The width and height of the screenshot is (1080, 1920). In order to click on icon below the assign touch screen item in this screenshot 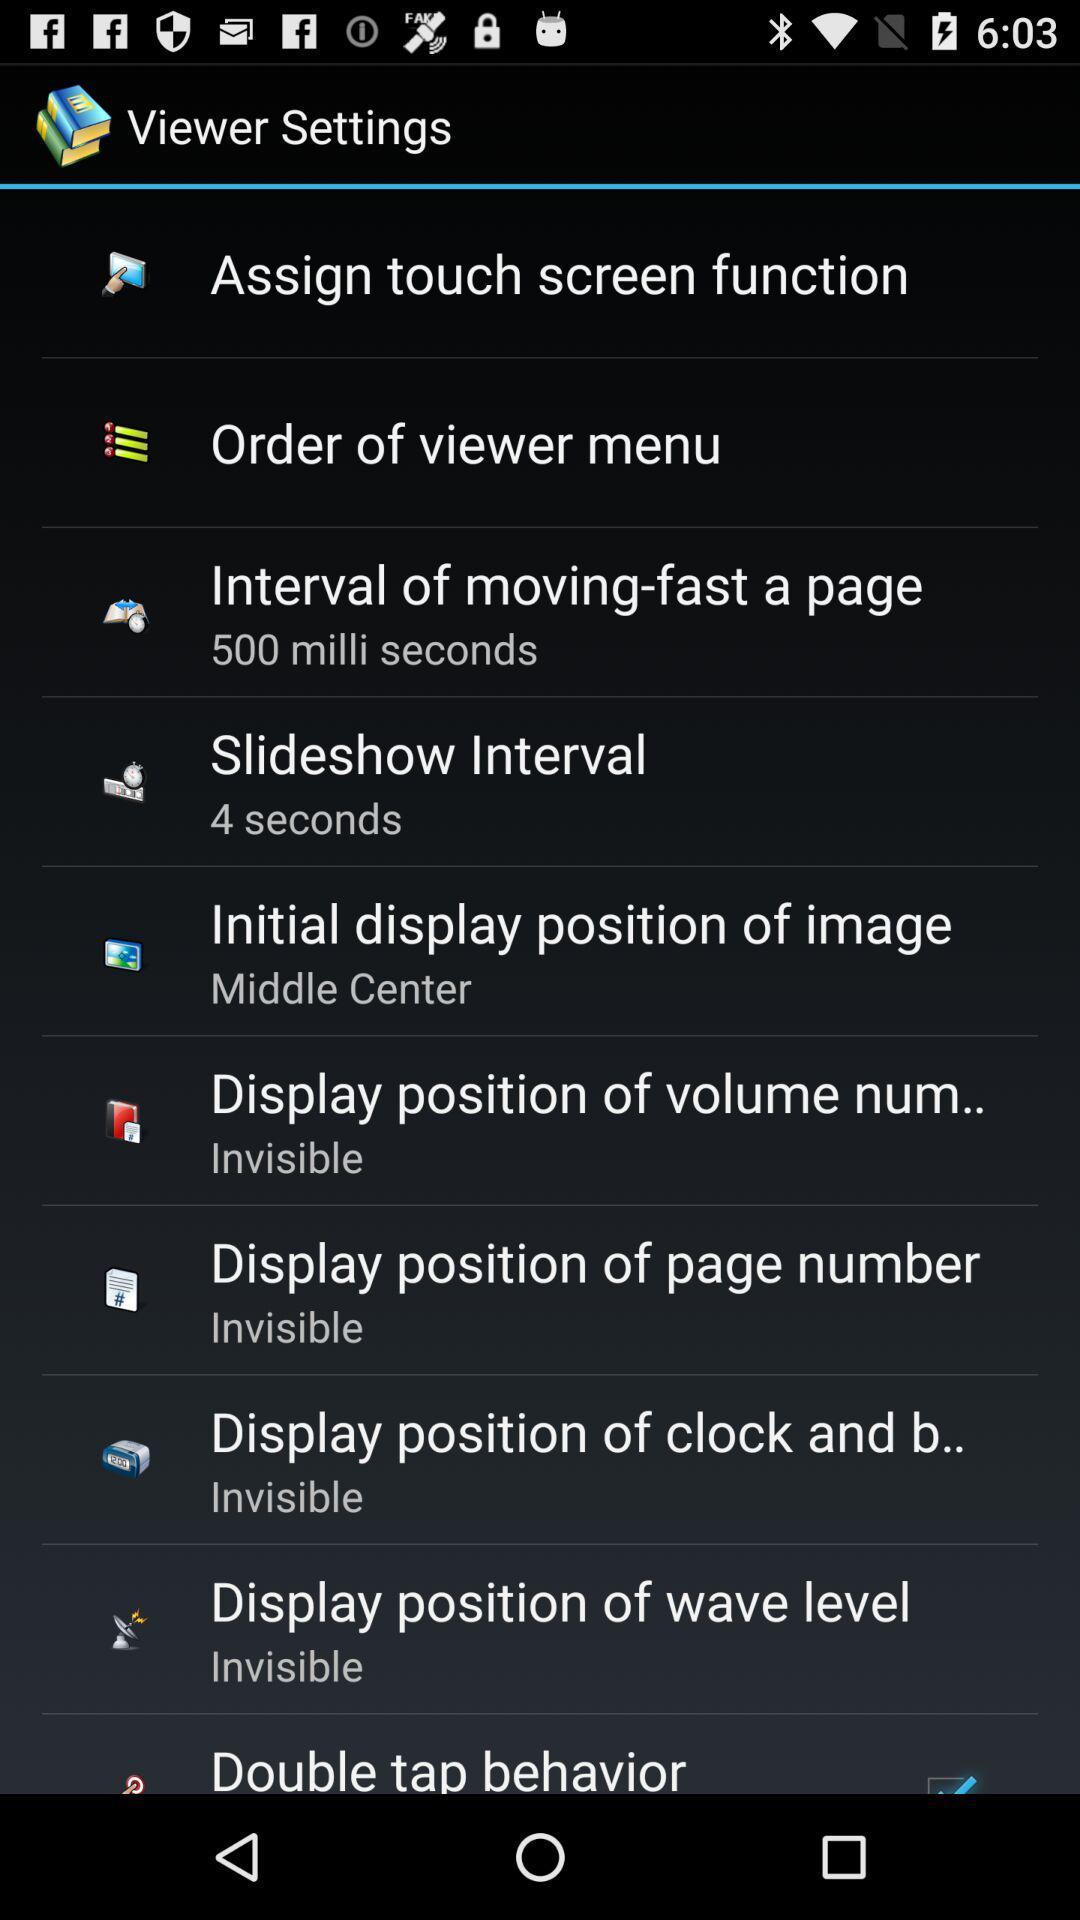, I will do `click(466, 441)`.